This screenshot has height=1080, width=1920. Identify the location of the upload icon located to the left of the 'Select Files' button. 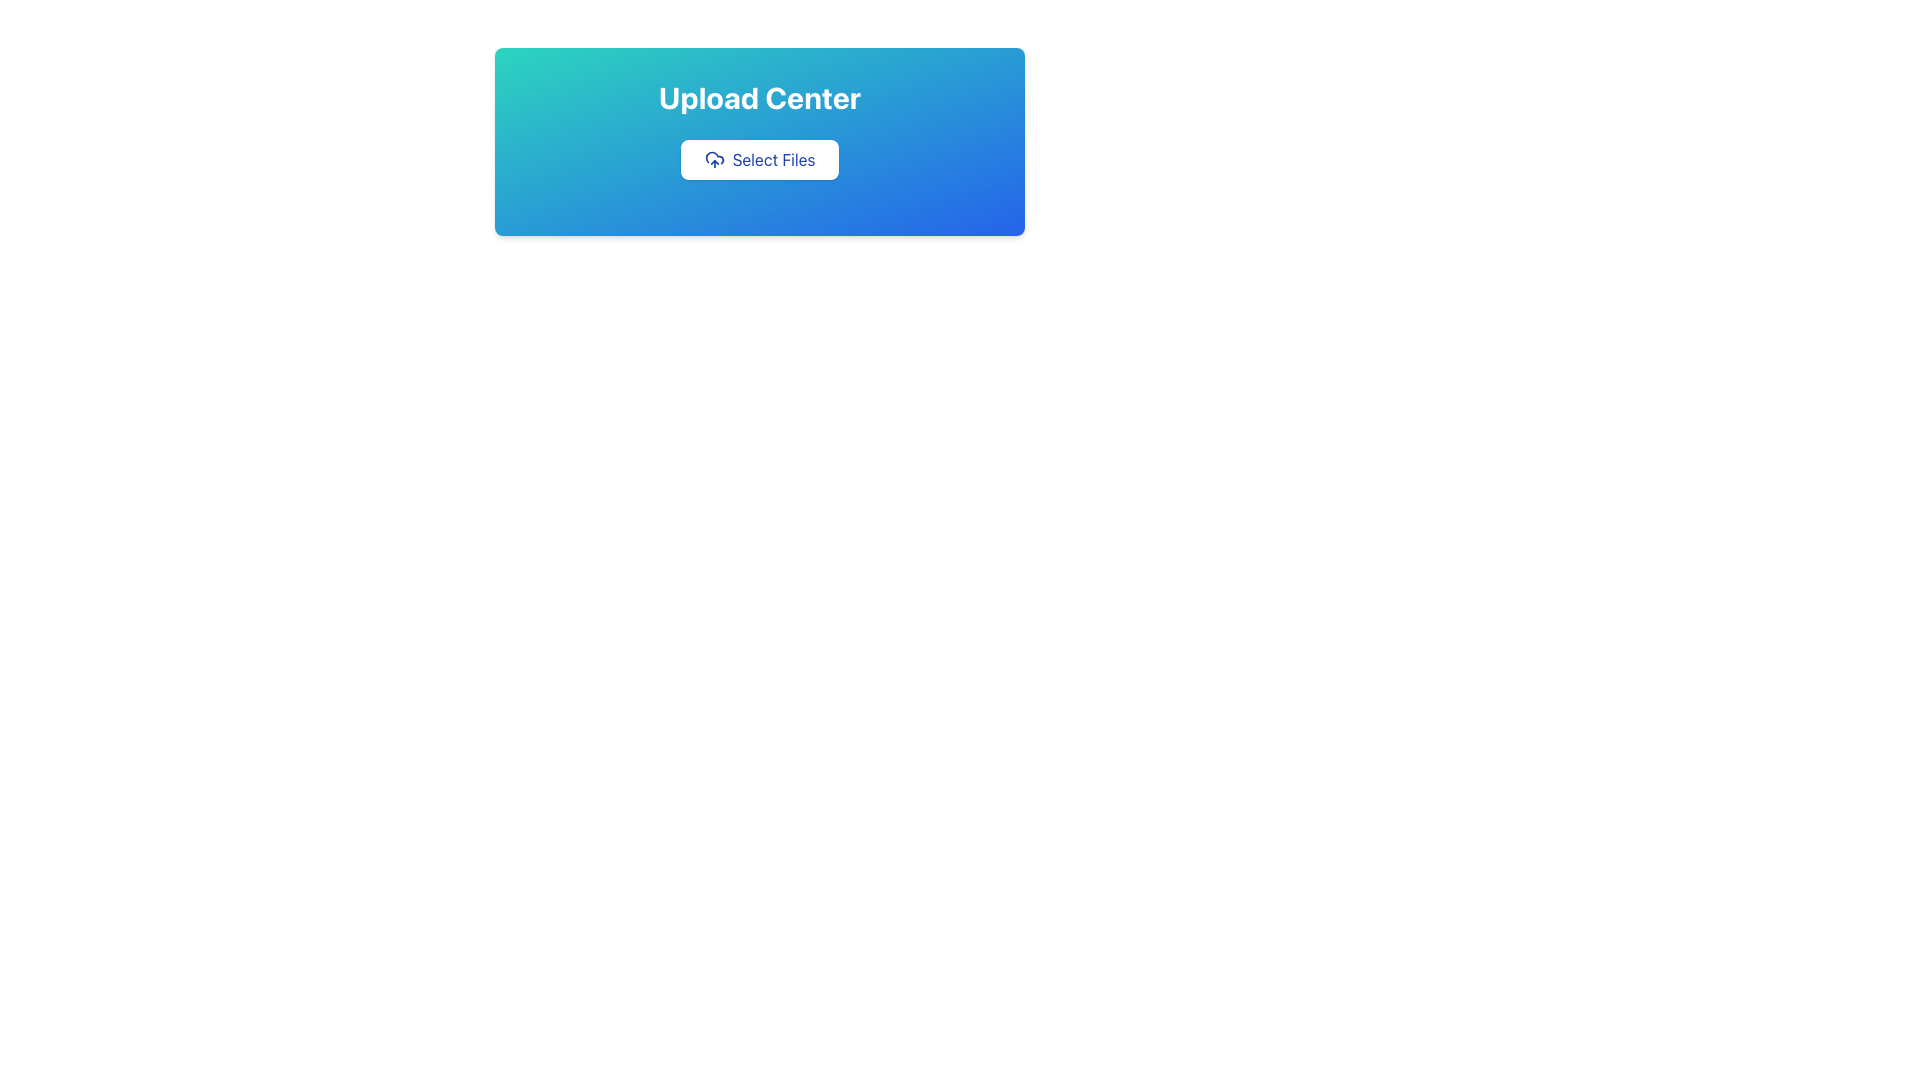
(714, 158).